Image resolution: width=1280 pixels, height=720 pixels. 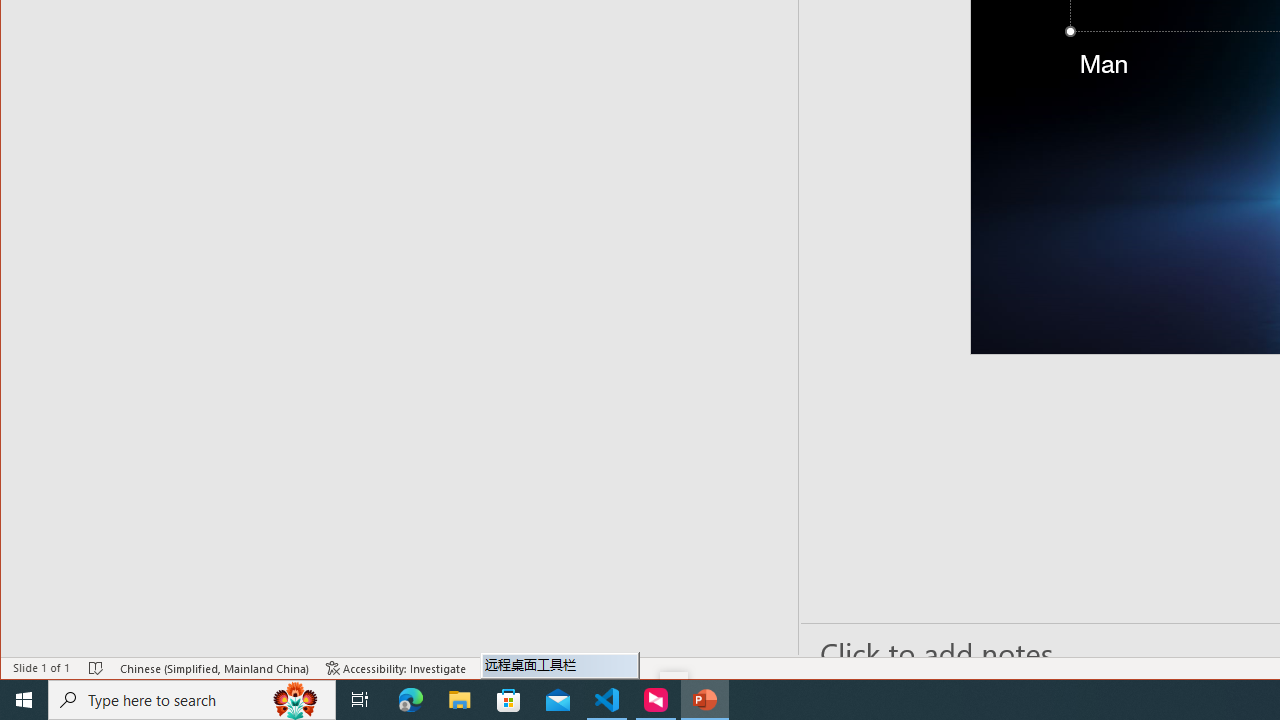 I want to click on 'Microsoft Store', so click(x=509, y=698).